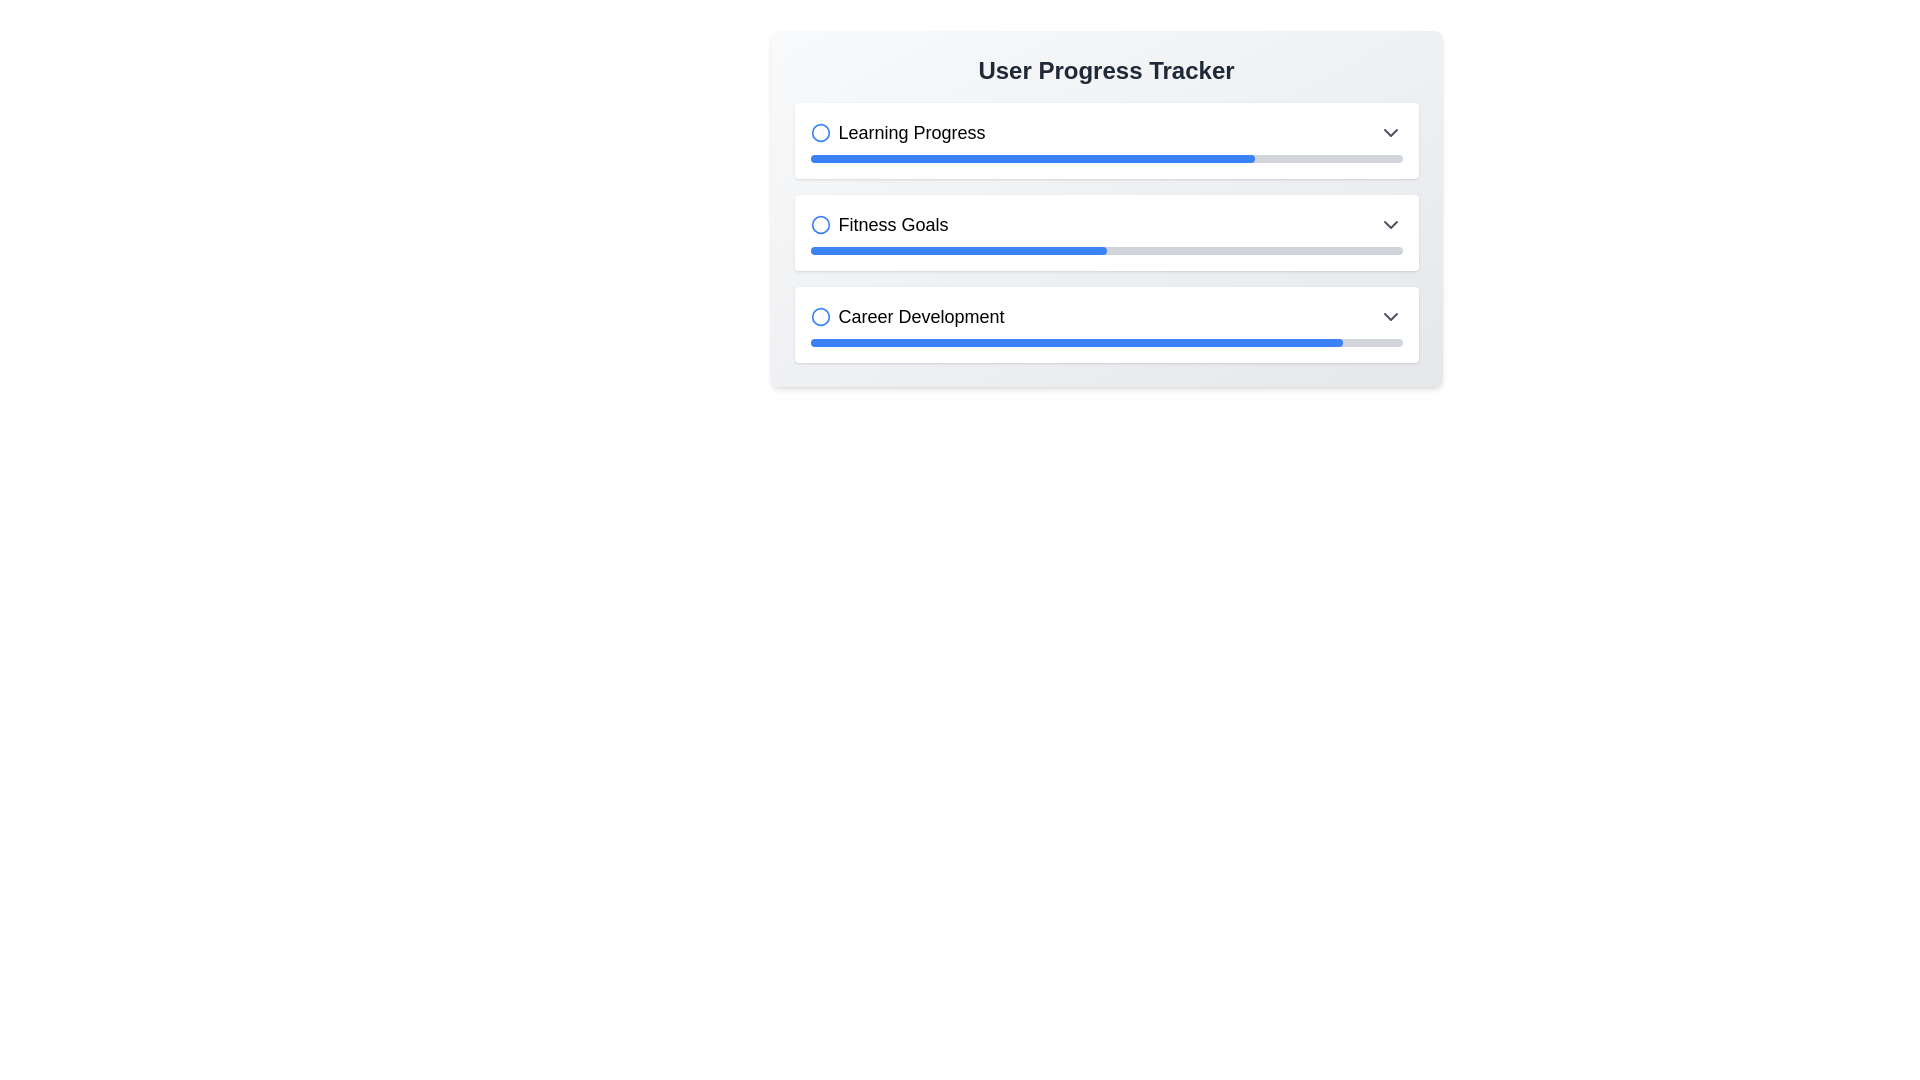 The width and height of the screenshot is (1920, 1080). What do you see at coordinates (896, 132) in the screenshot?
I see `the static label indicating the learning progress of the user, located in the 'Learning Progress' section of the 'User Progress Tracker'` at bounding box center [896, 132].